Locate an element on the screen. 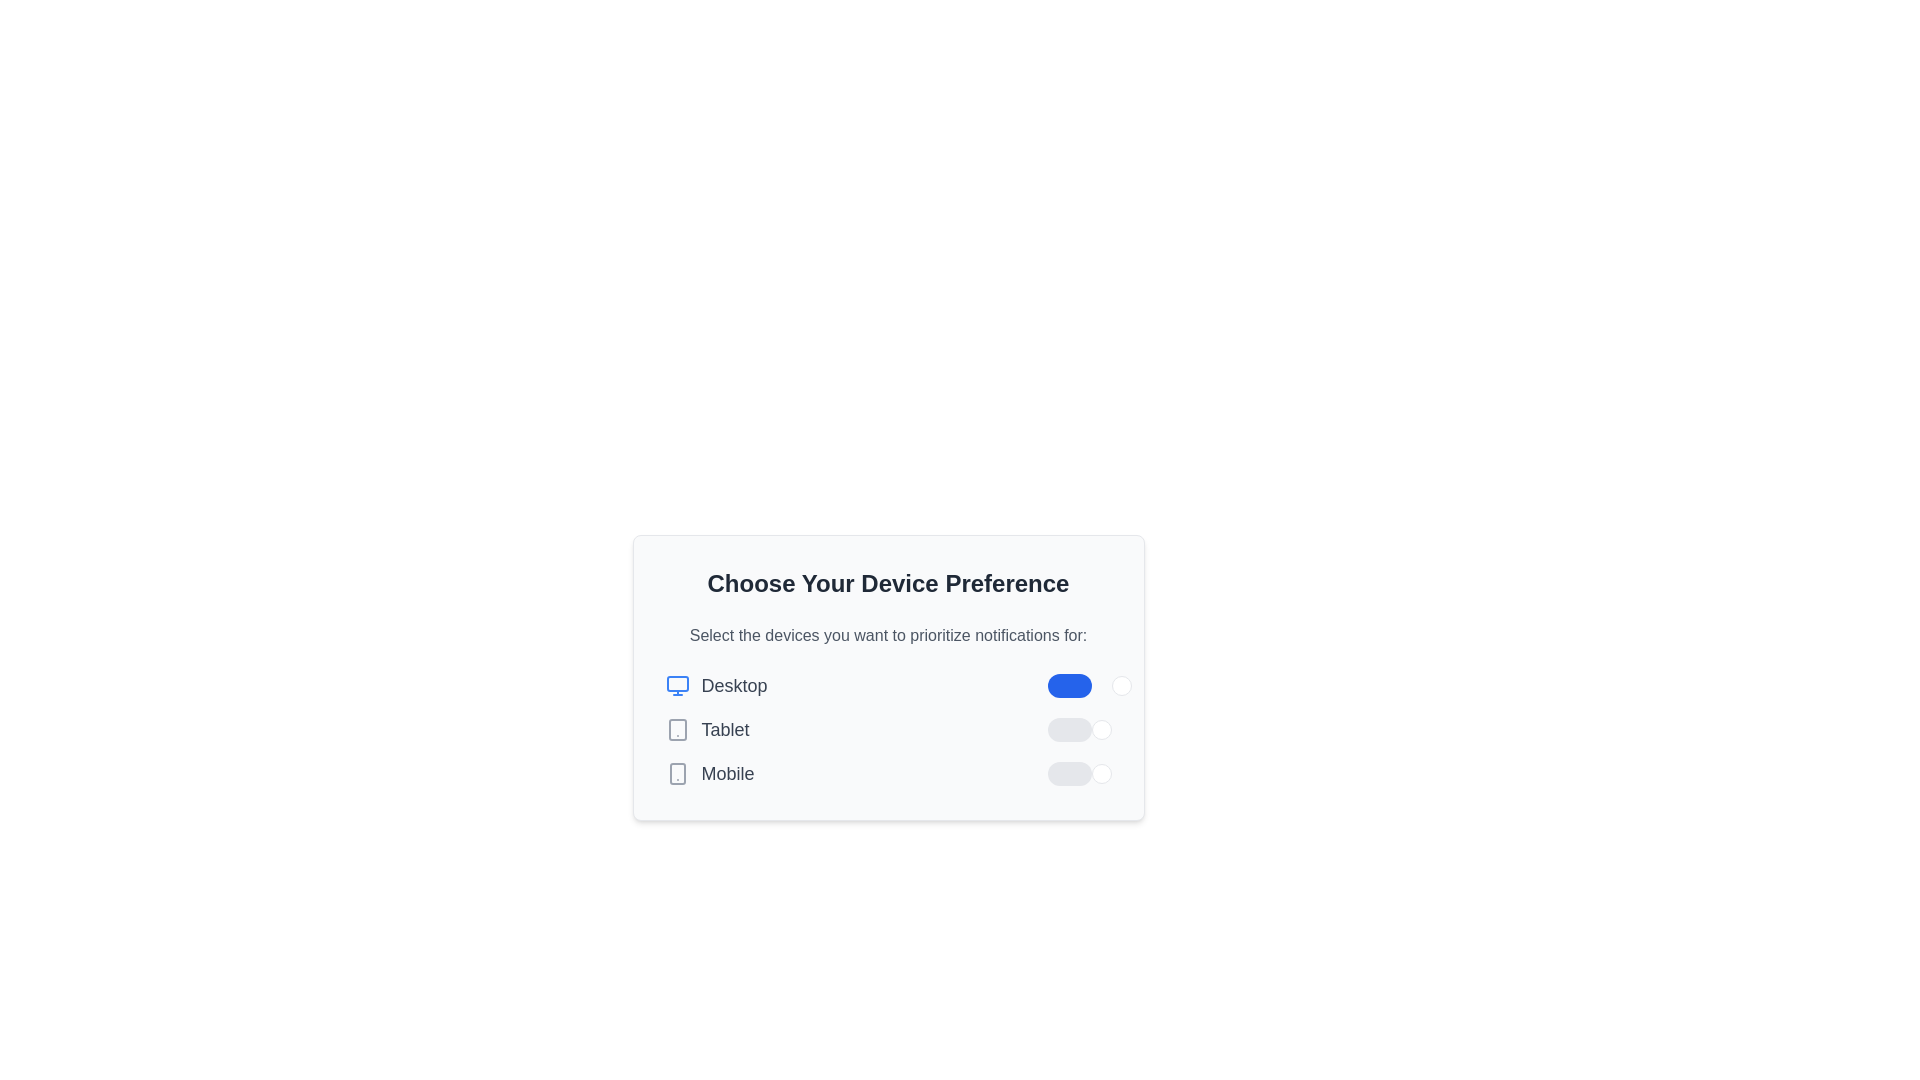  the circular handle of the toggle switch for the 'Tablet' notification preference to receive visual feedback is located at coordinates (1100, 729).